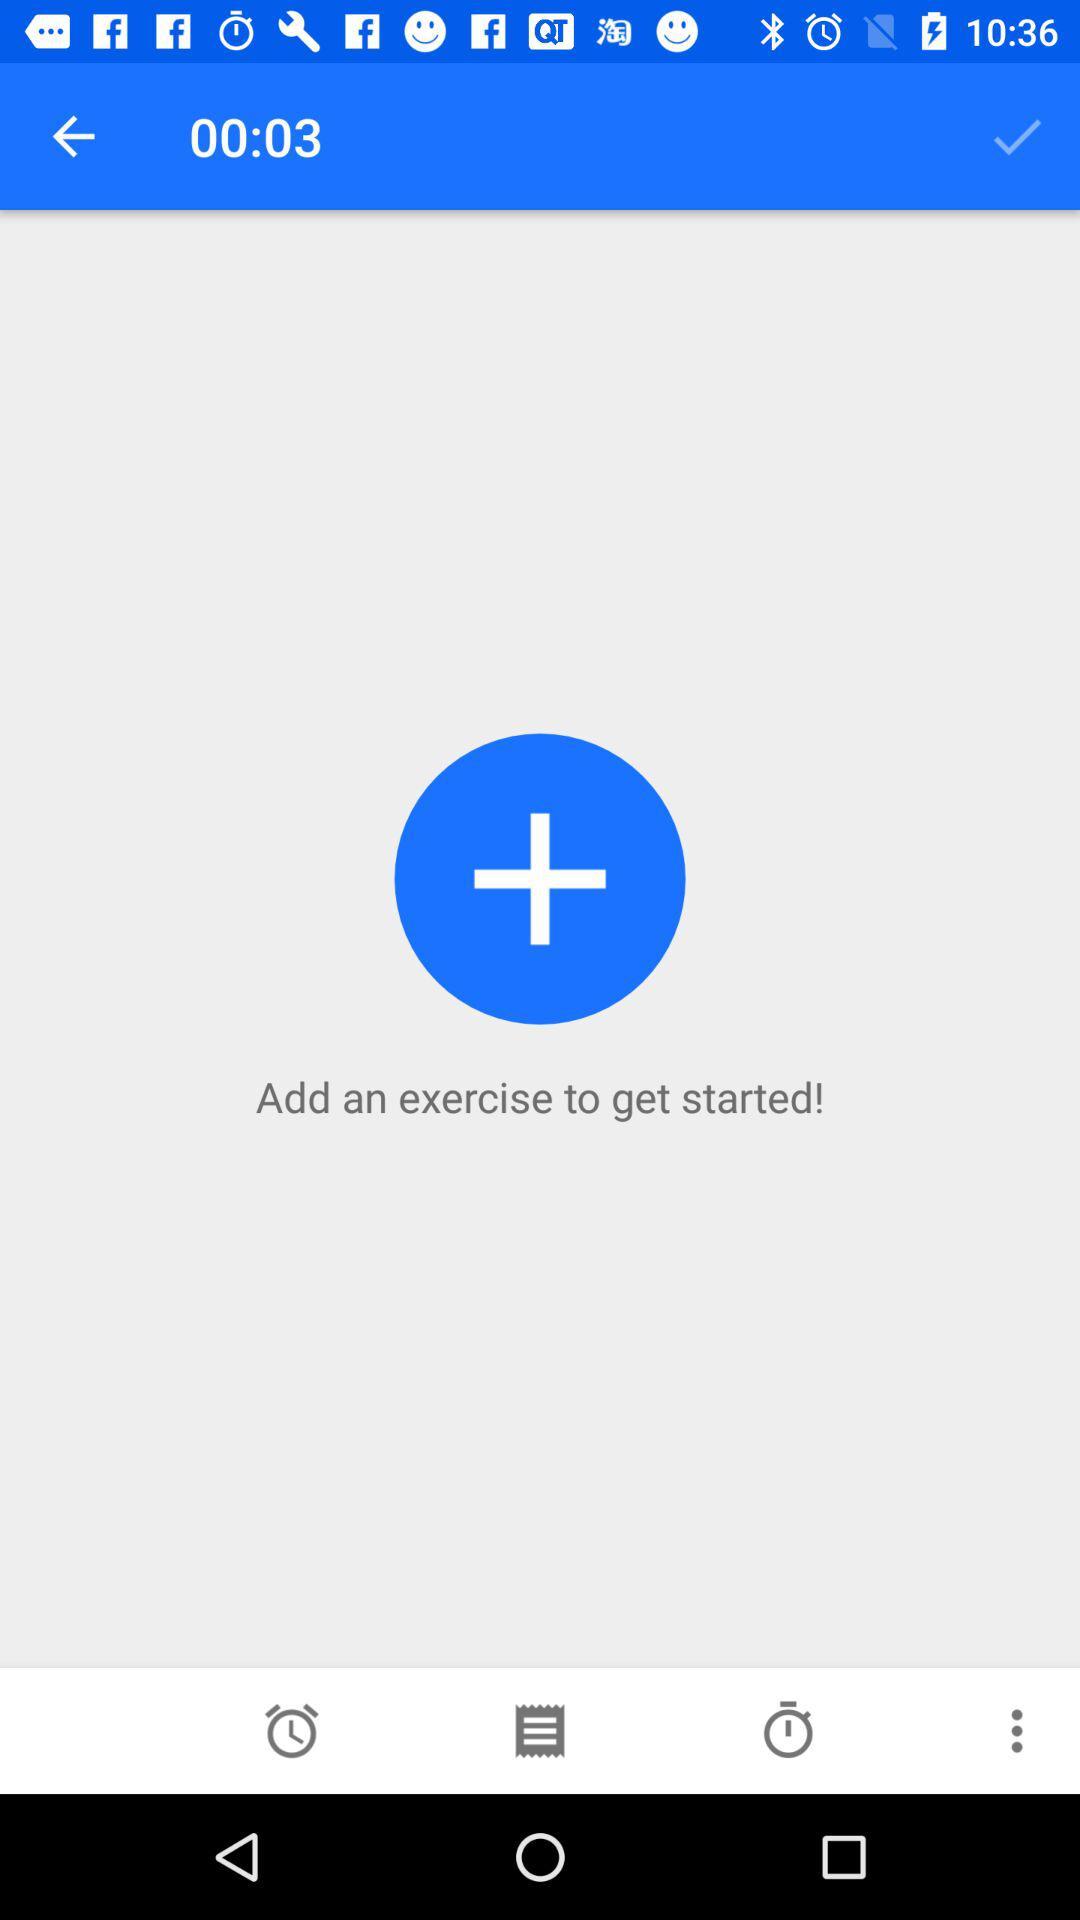 The height and width of the screenshot is (1920, 1080). What do you see at coordinates (291, 1730) in the screenshot?
I see `icon below add an exercise item` at bounding box center [291, 1730].